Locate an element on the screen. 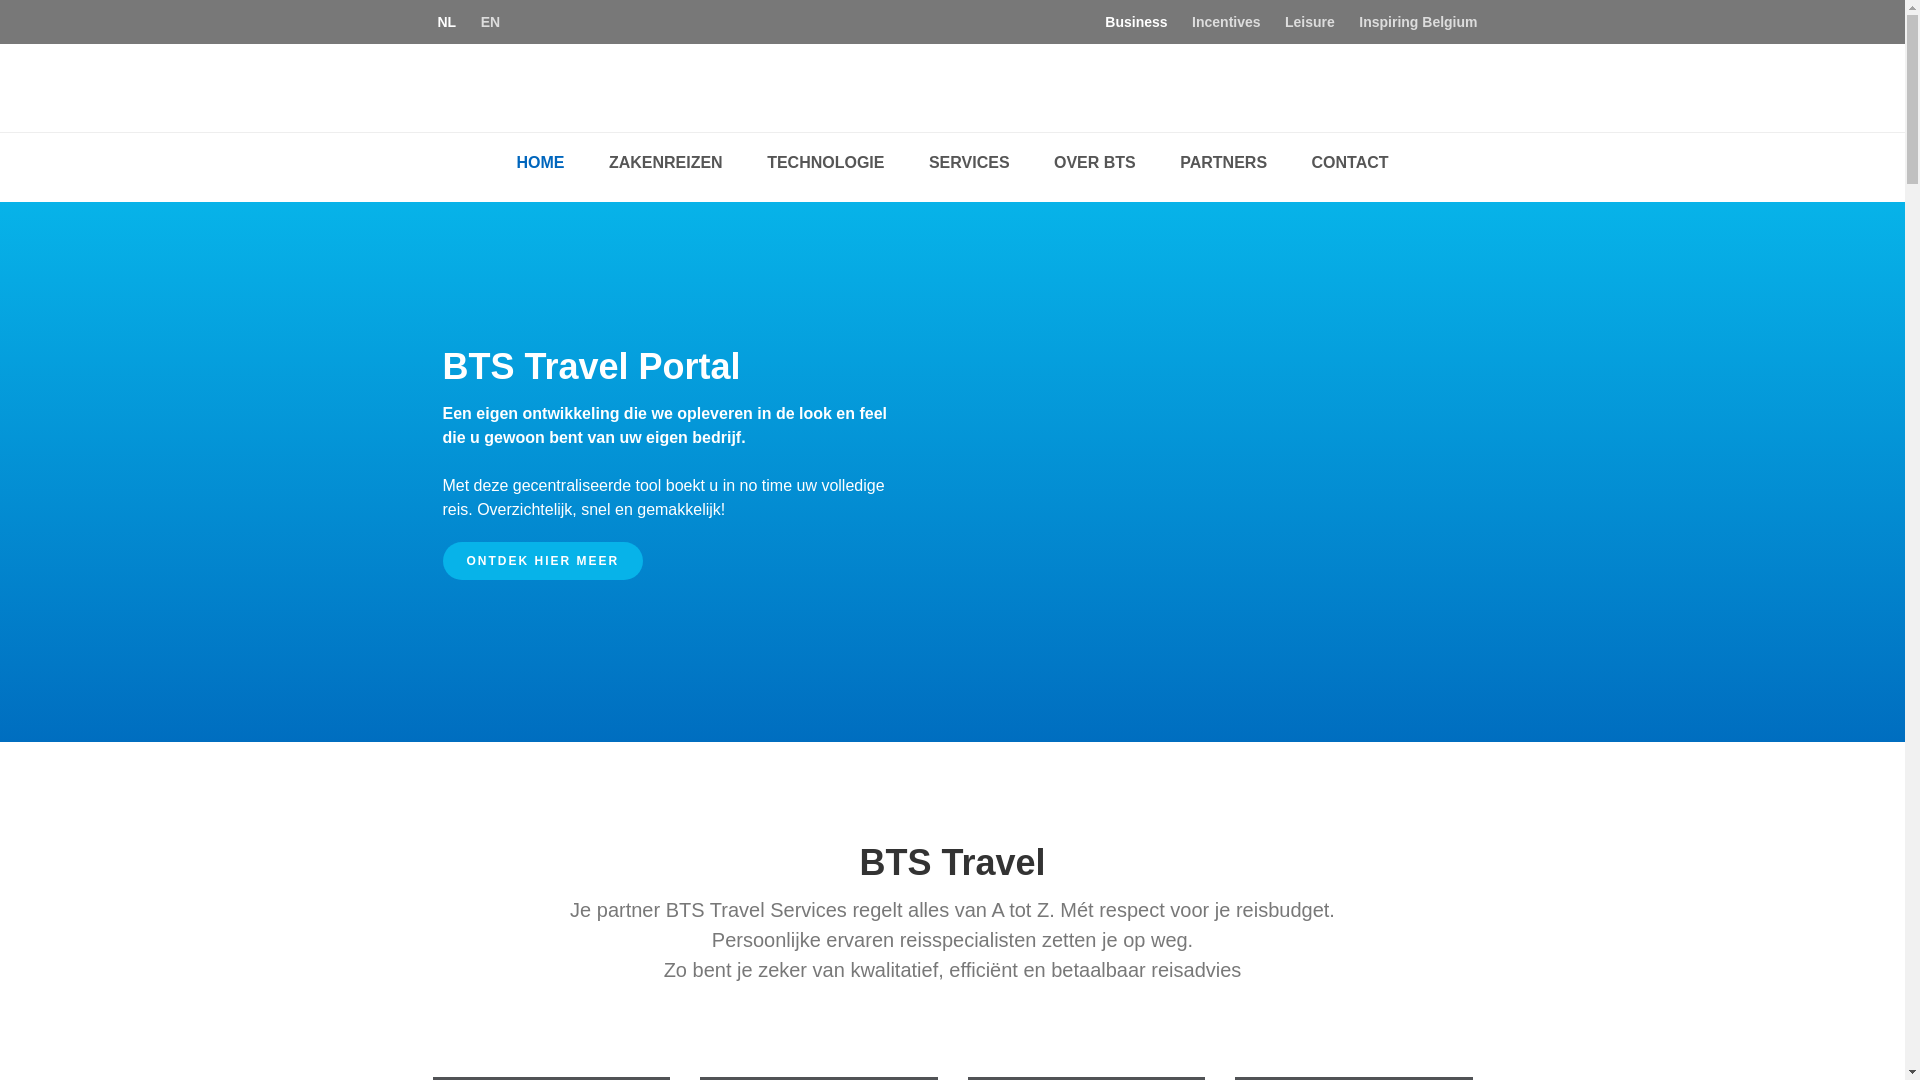 This screenshot has height=1080, width=1920. 'PARTNERS' is located at coordinates (1160, 161).